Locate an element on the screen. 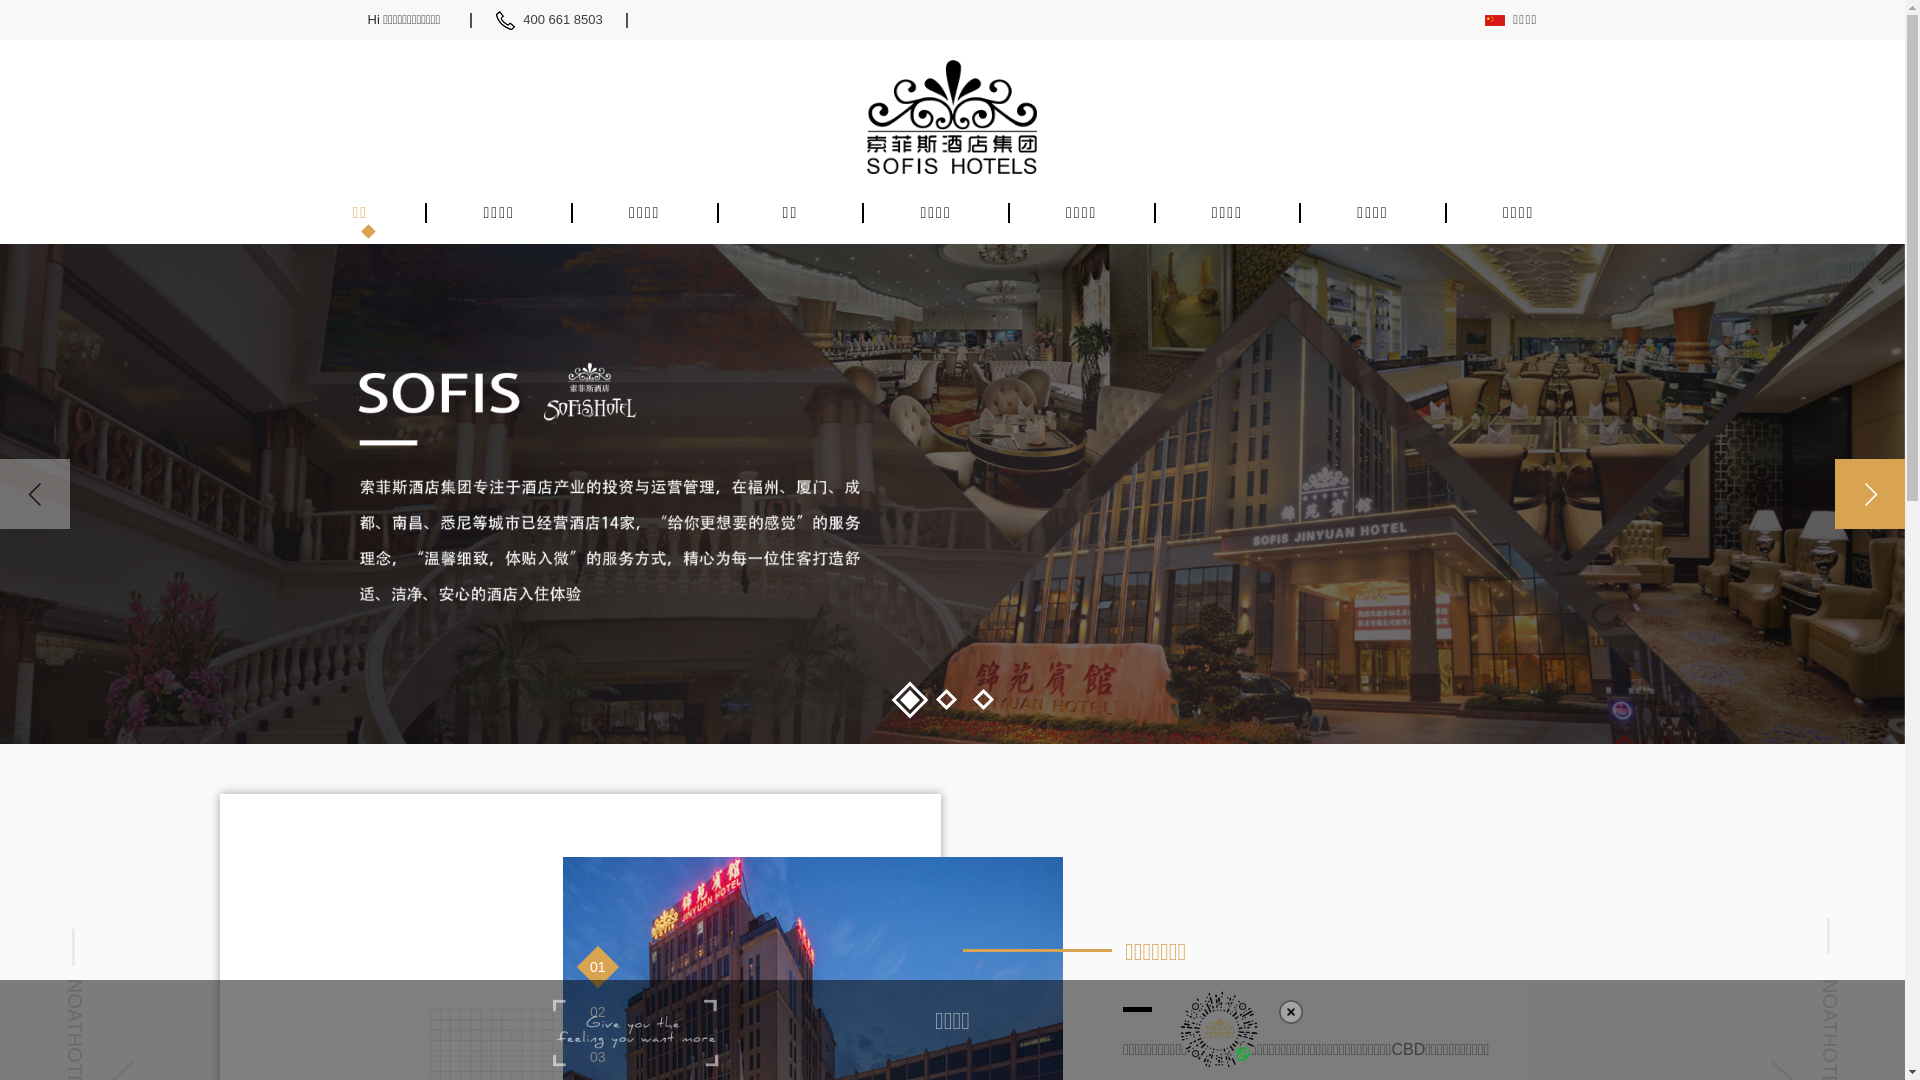 The height and width of the screenshot is (1080, 1920). '400 661 8503' is located at coordinates (573, 19).